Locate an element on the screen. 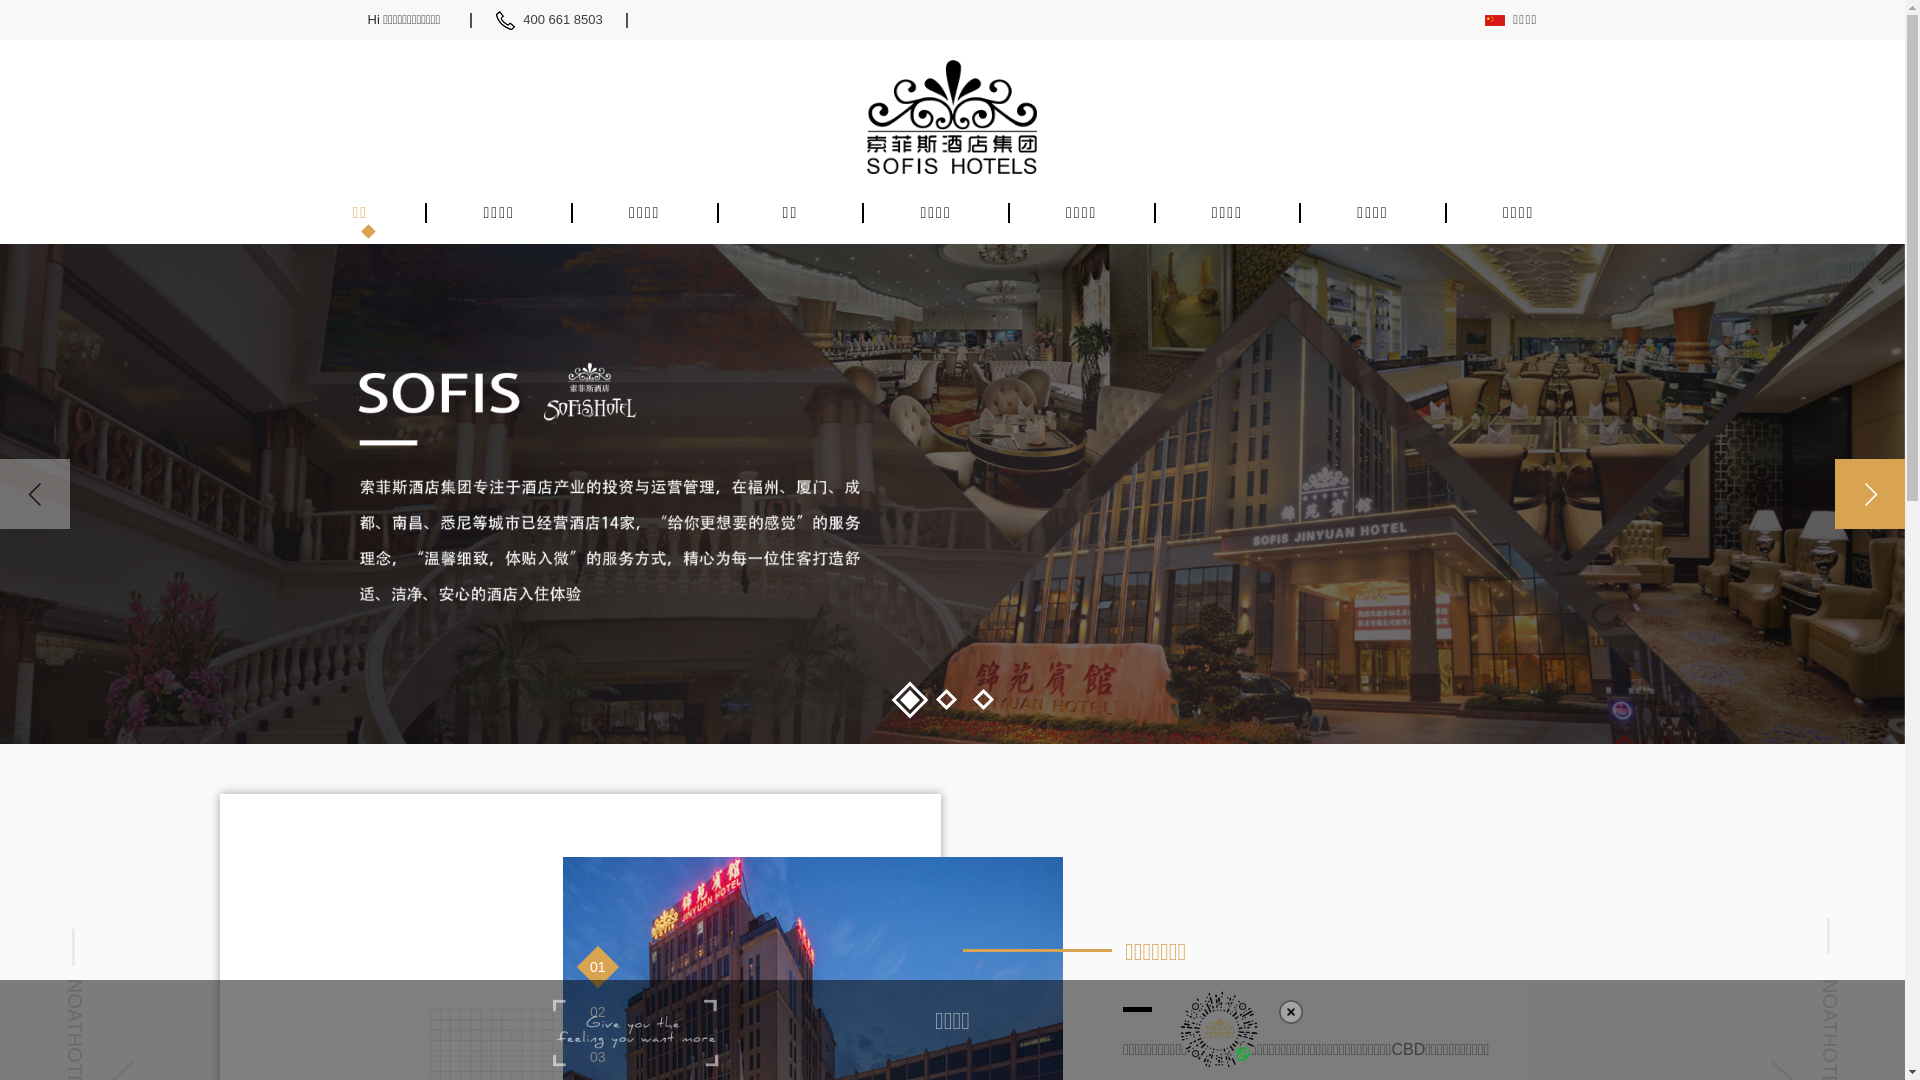 The height and width of the screenshot is (1080, 1920). '400 661 8503' is located at coordinates (573, 19).